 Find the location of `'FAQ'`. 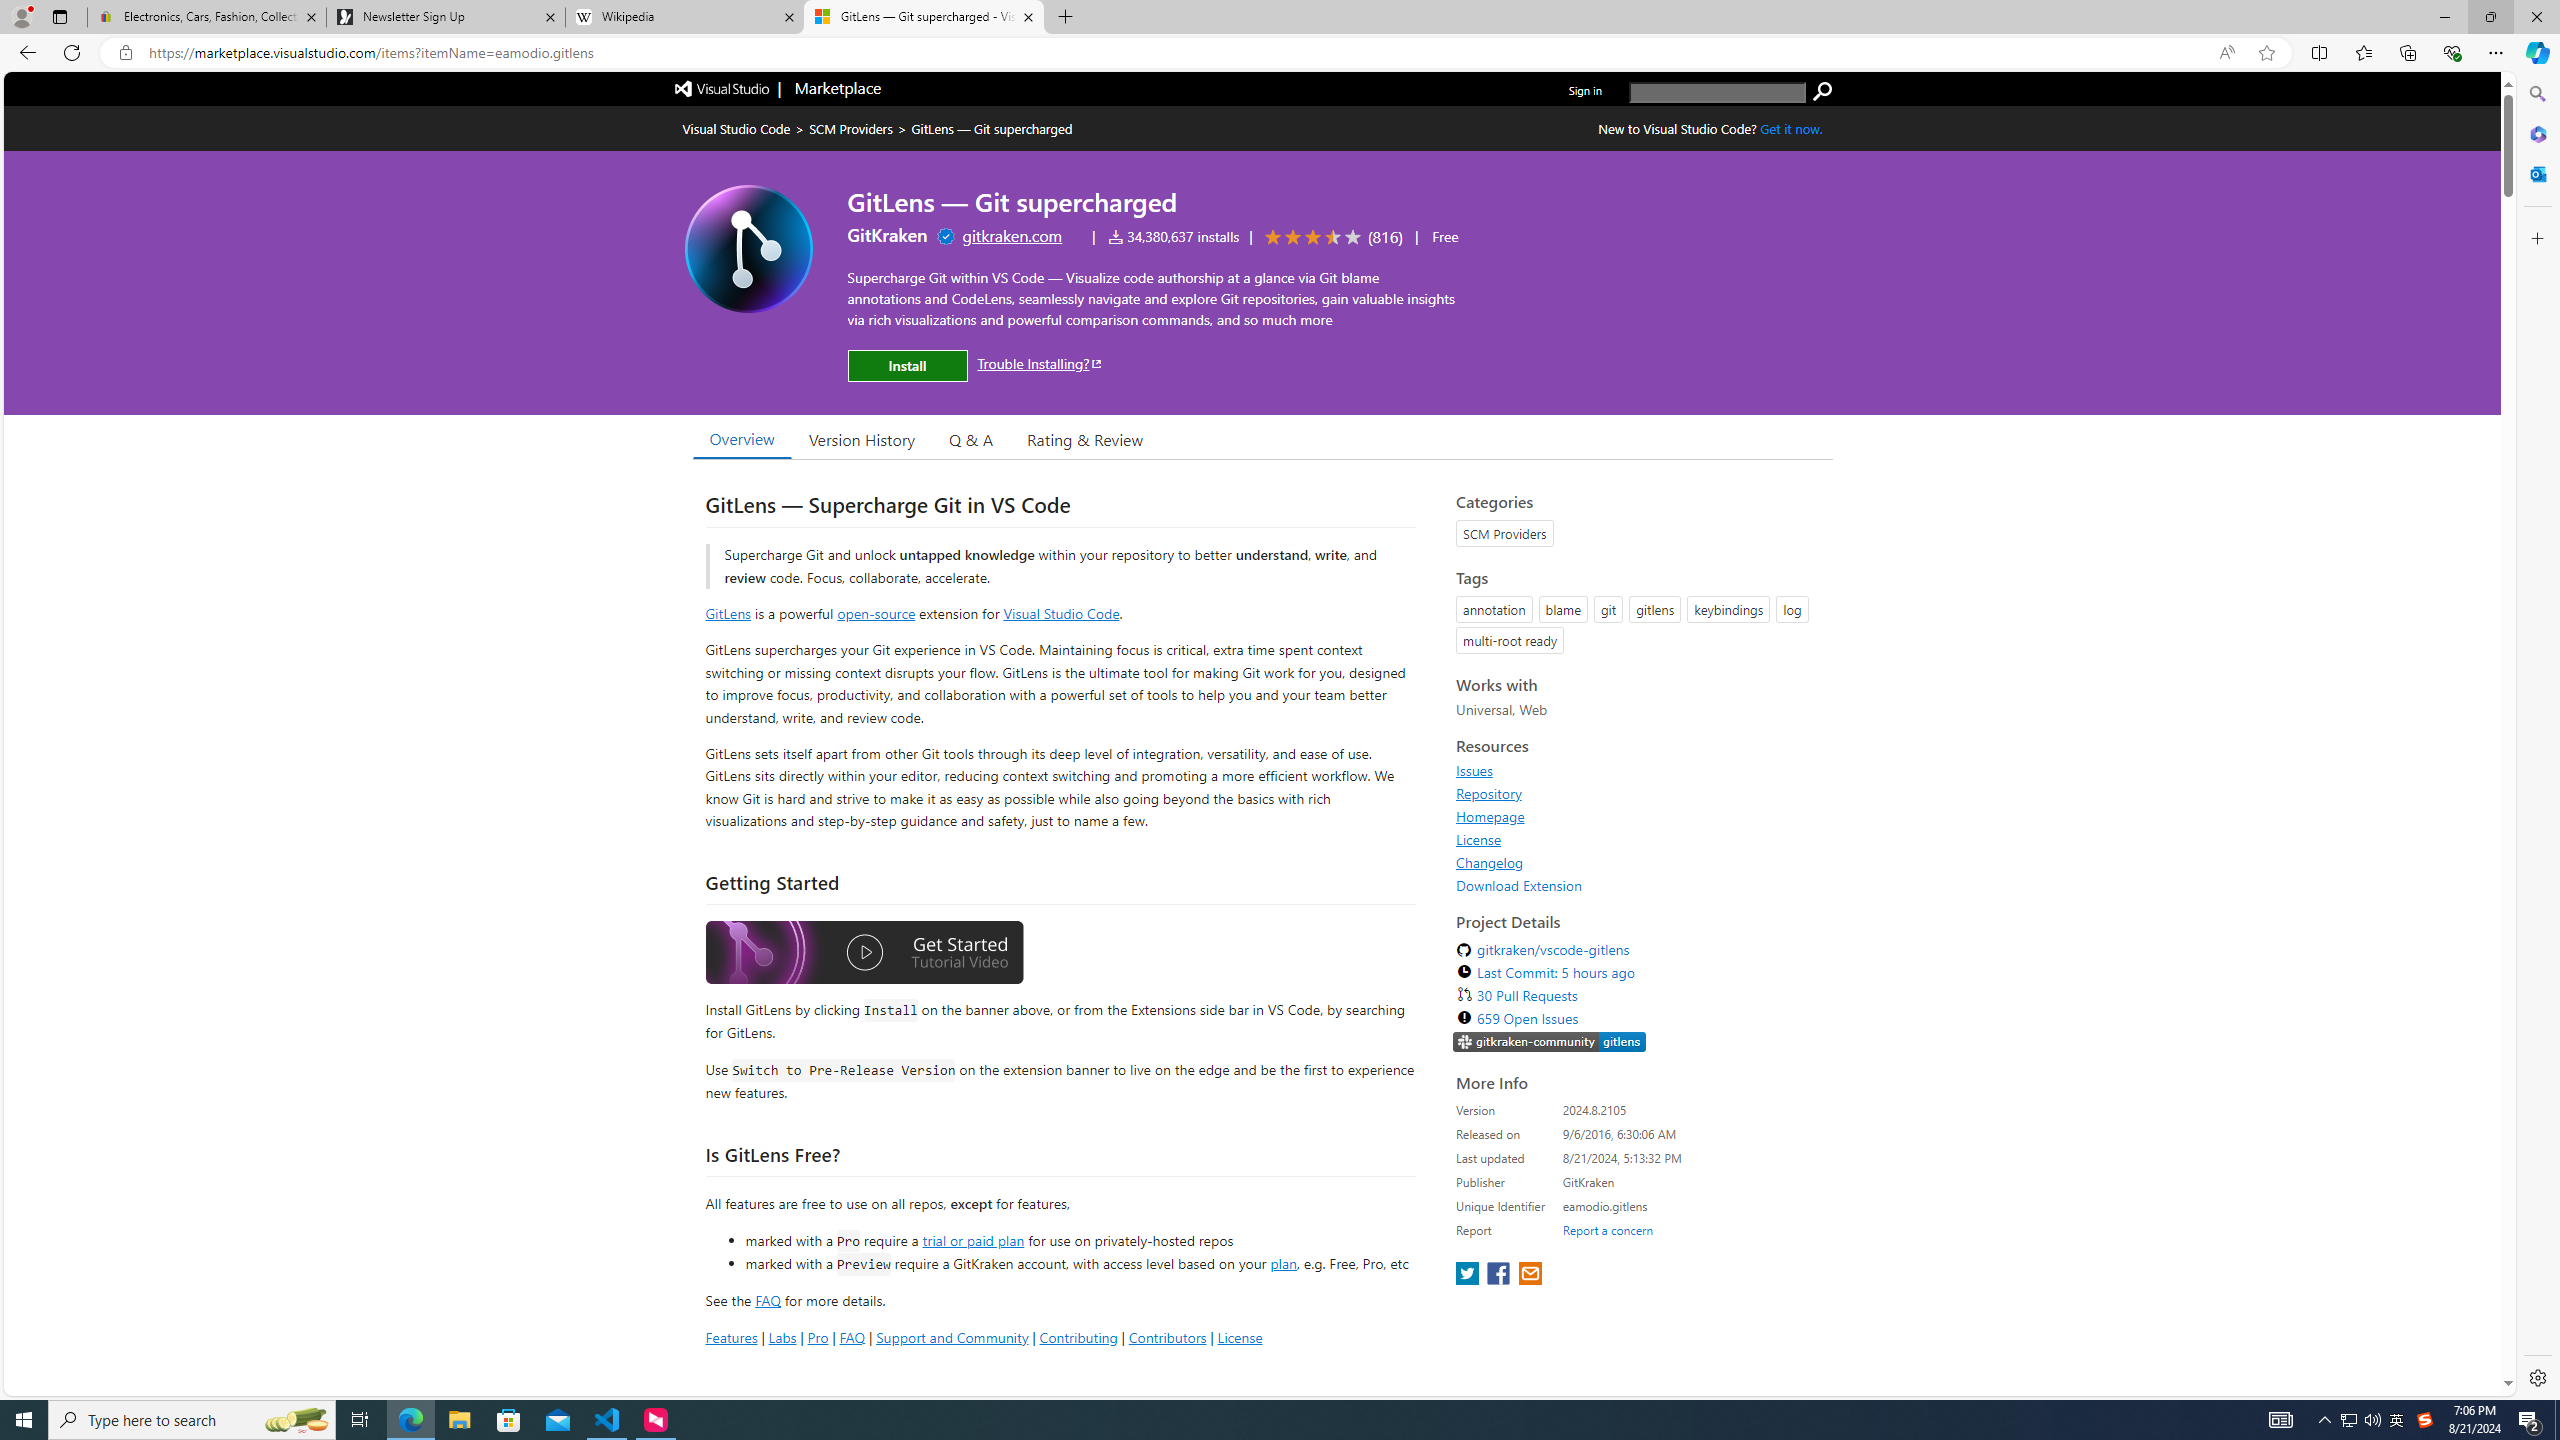

'FAQ' is located at coordinates (851, 1336).